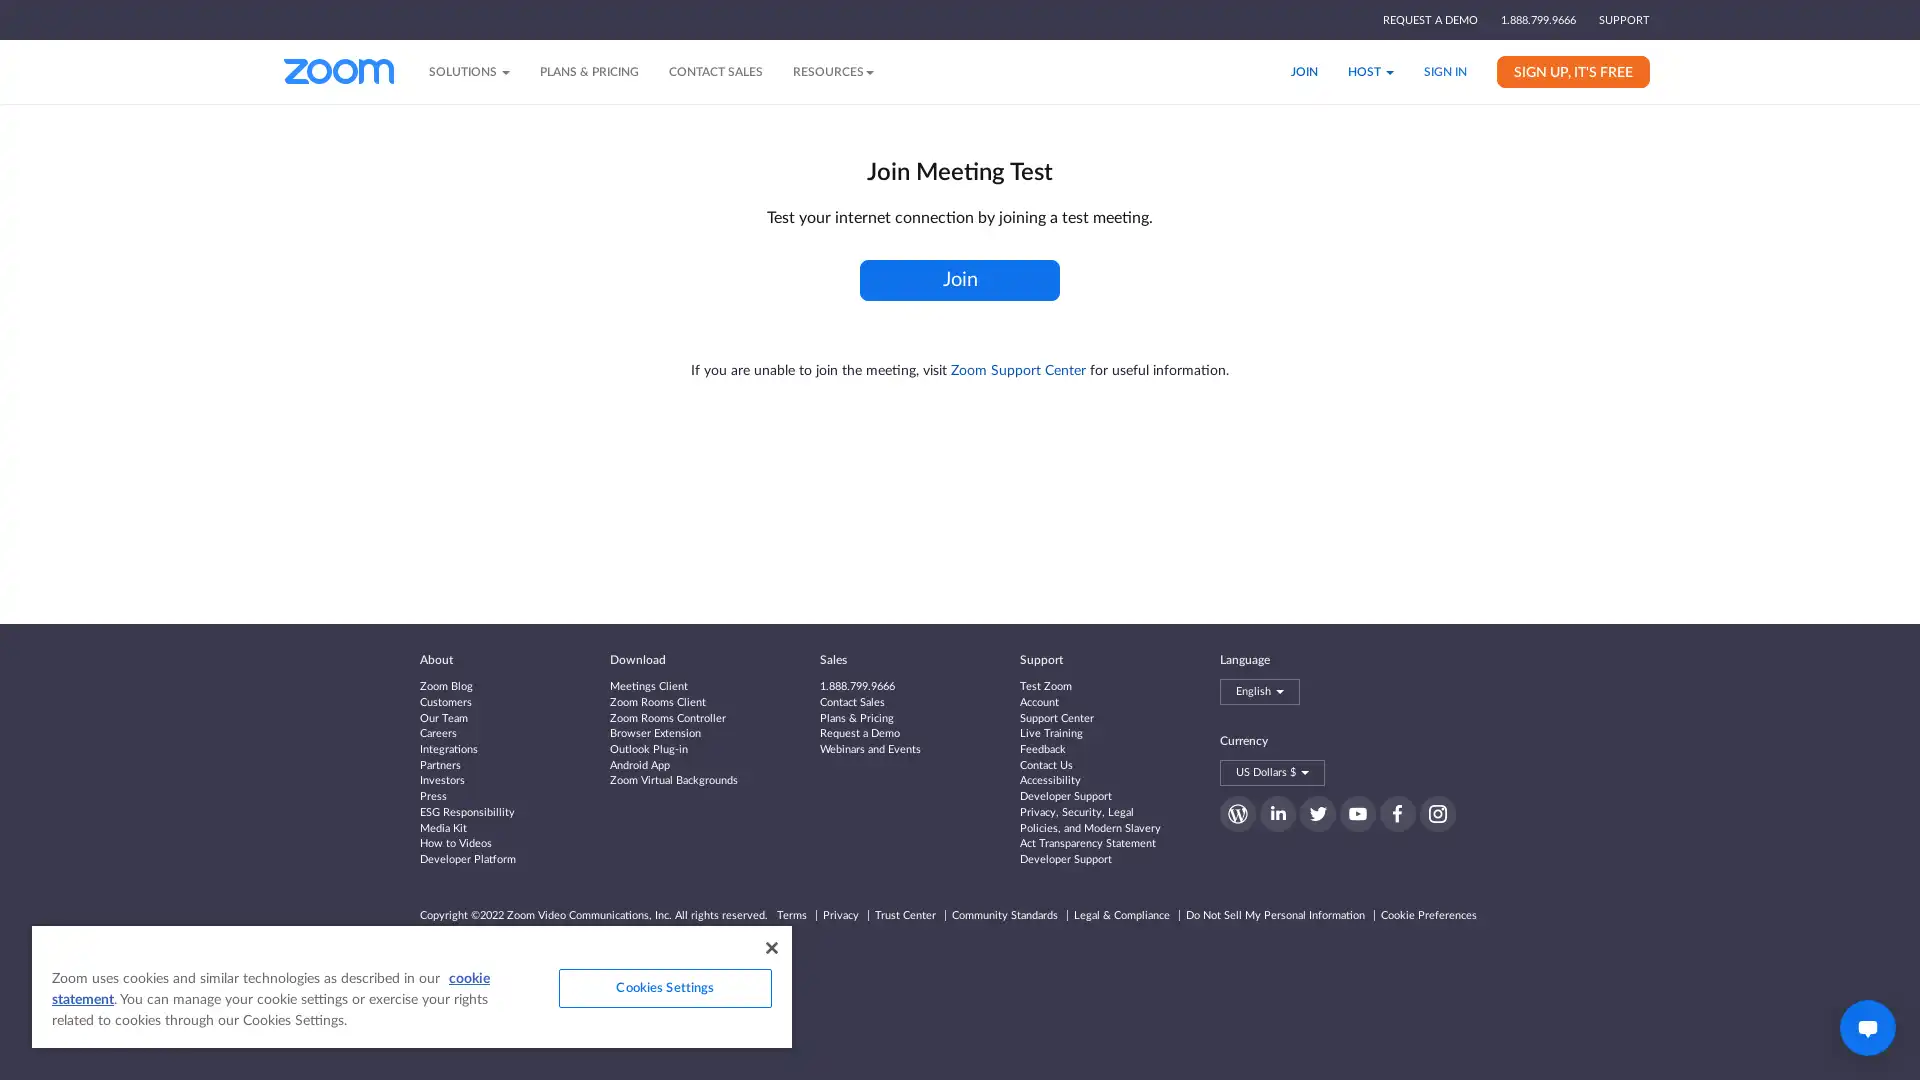  I want to click on Close, so click(770, 947).